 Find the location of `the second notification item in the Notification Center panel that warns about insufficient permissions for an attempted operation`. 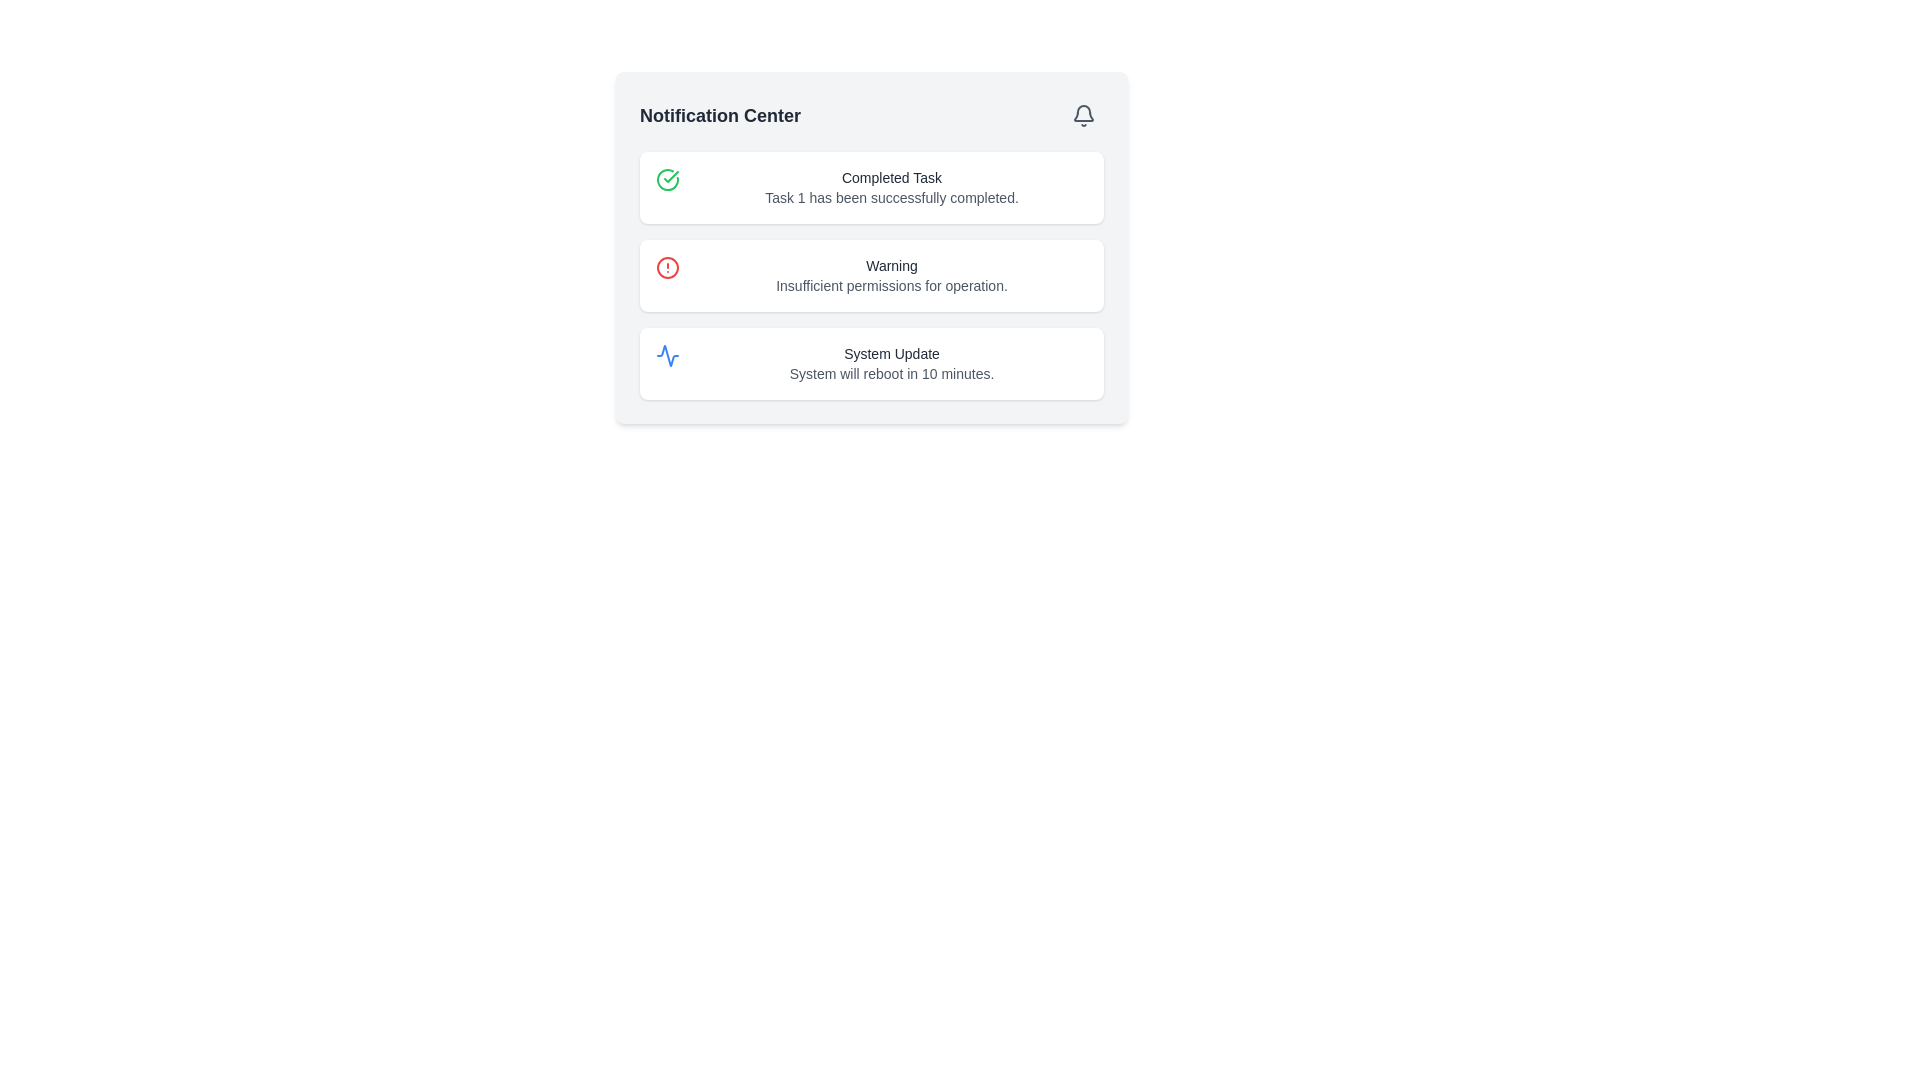

the second notification item in the Notification Center panel that warns about insufficient permissions for an attempted operation is located at coordinates (891, 276).